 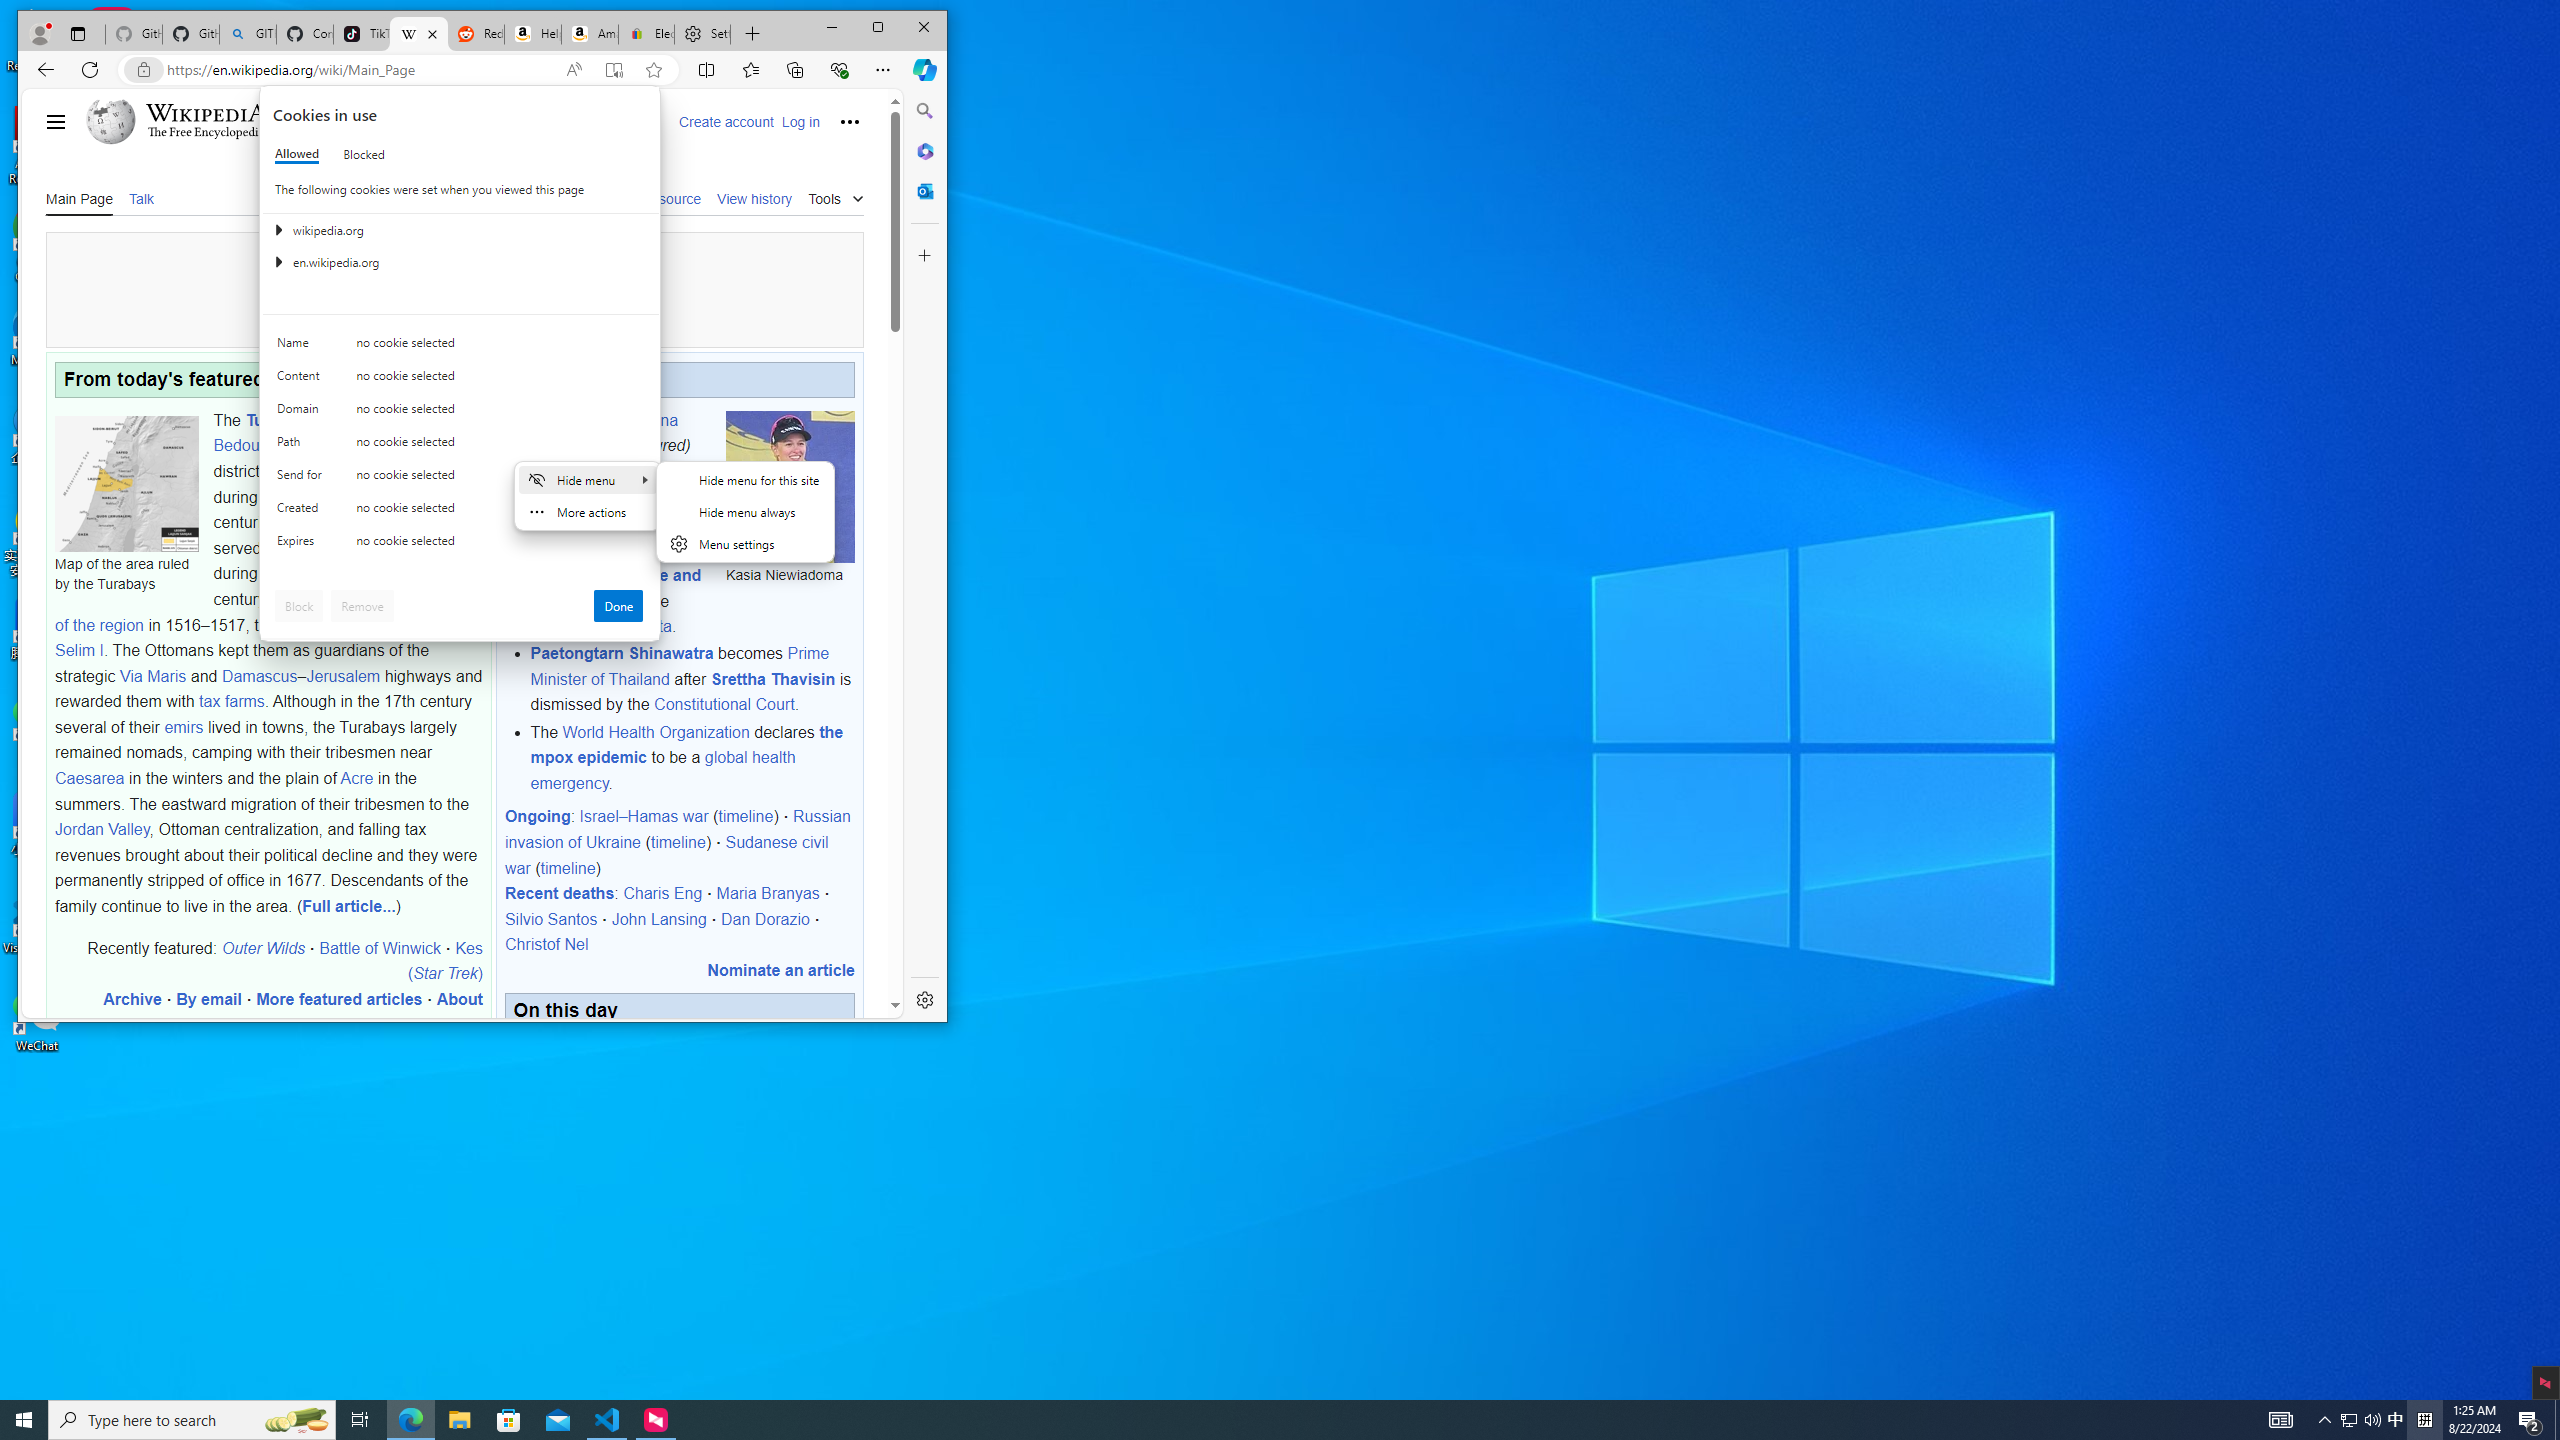 What do you see at coordinates (745, 510) in the screenshot?
I see `'Hide menu always'` at bounding box center [745, 510].